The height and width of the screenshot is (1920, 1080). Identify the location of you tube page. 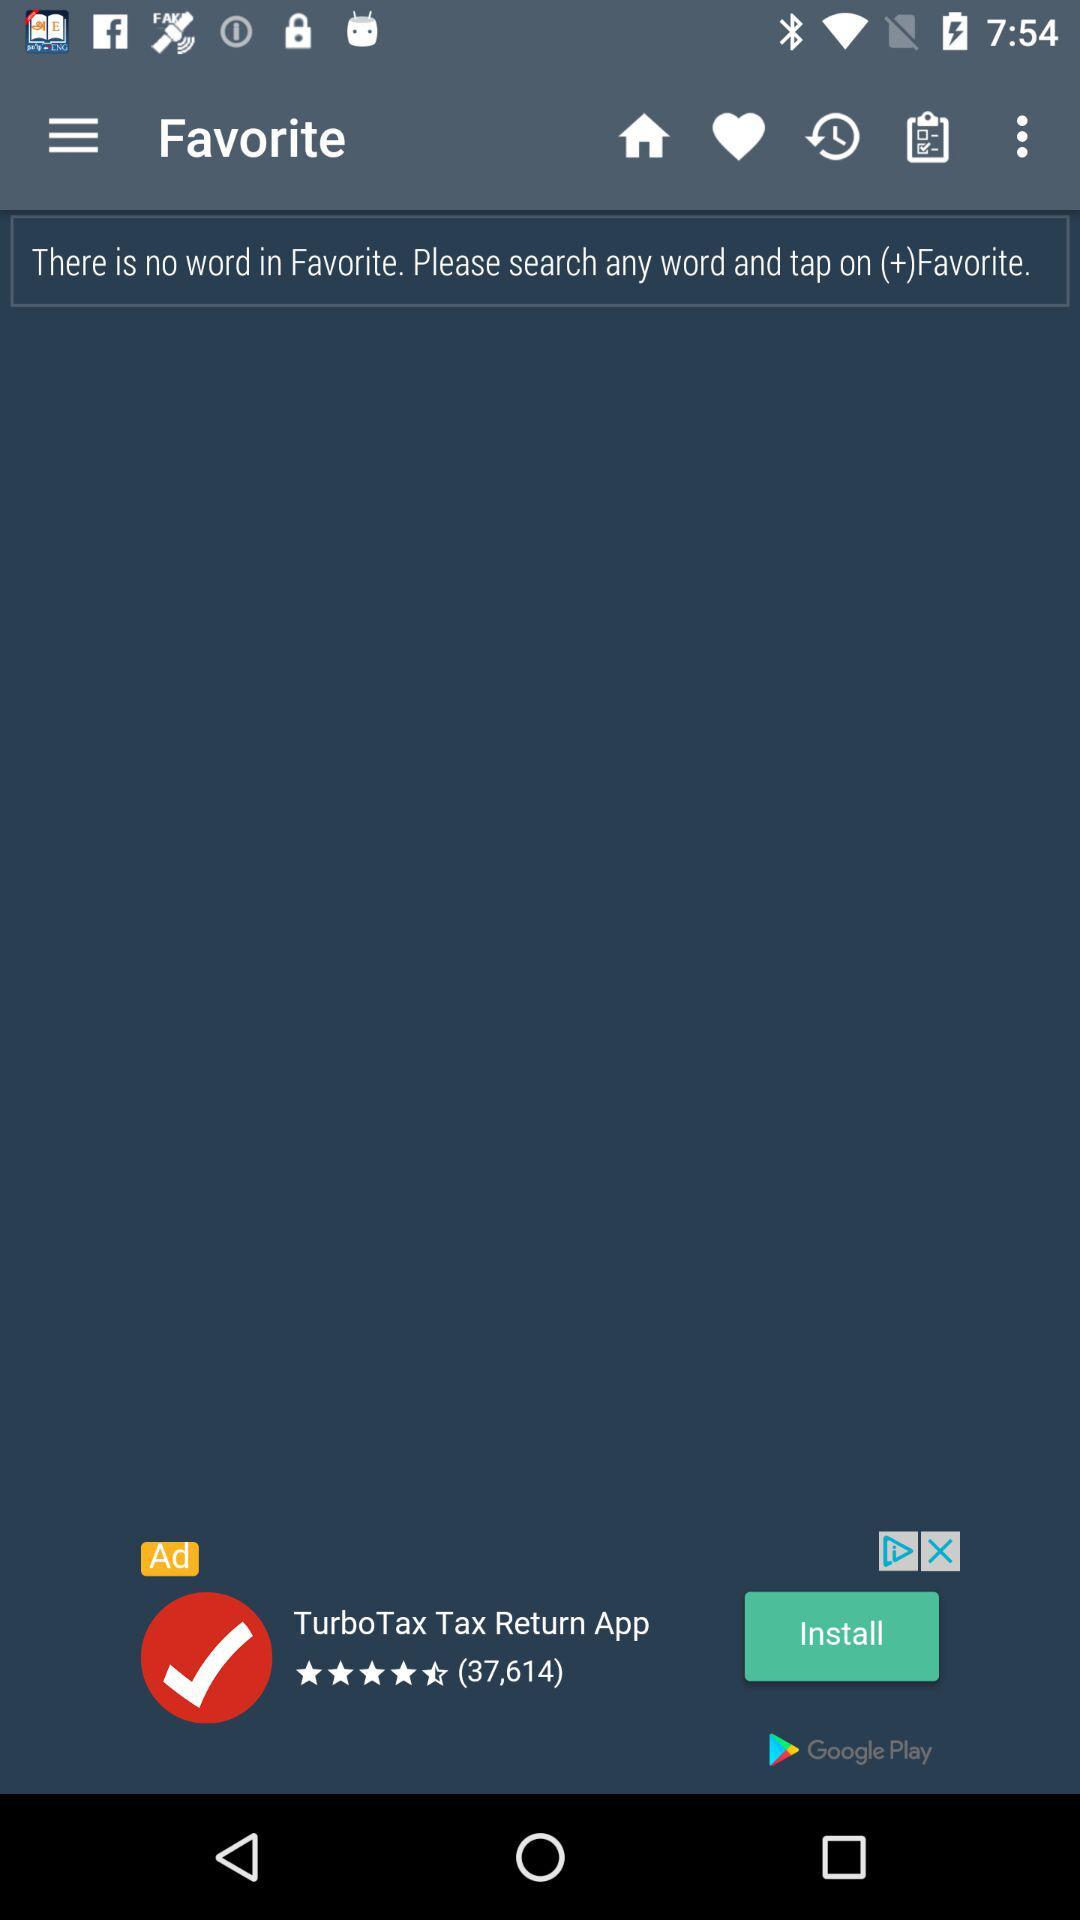
(540, 1662).